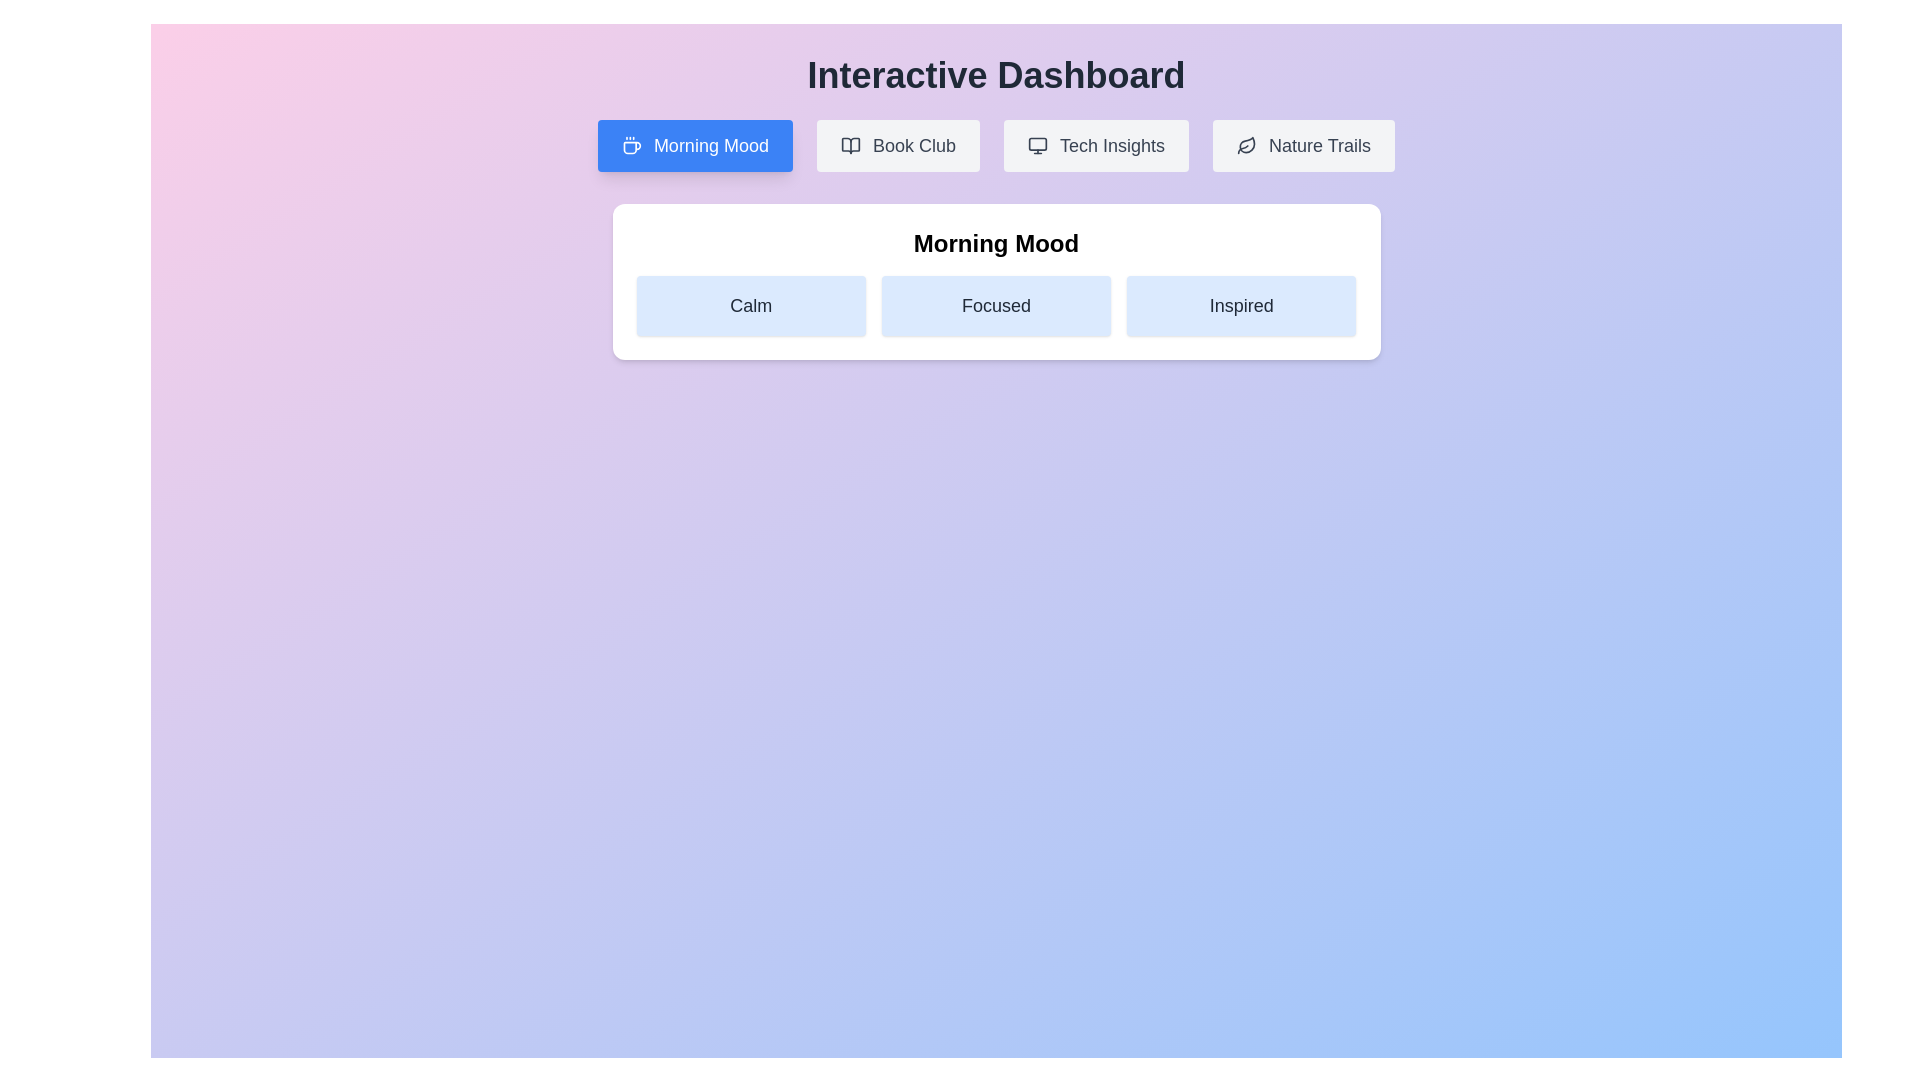 The width and height of the screenshot is (1920, 1080). What do you see at coordinates (1304, 145) in the screenshot?
I see `the 'Nature Trails' button in the Interactive Dashboard` at bounding box center [1304, 145].